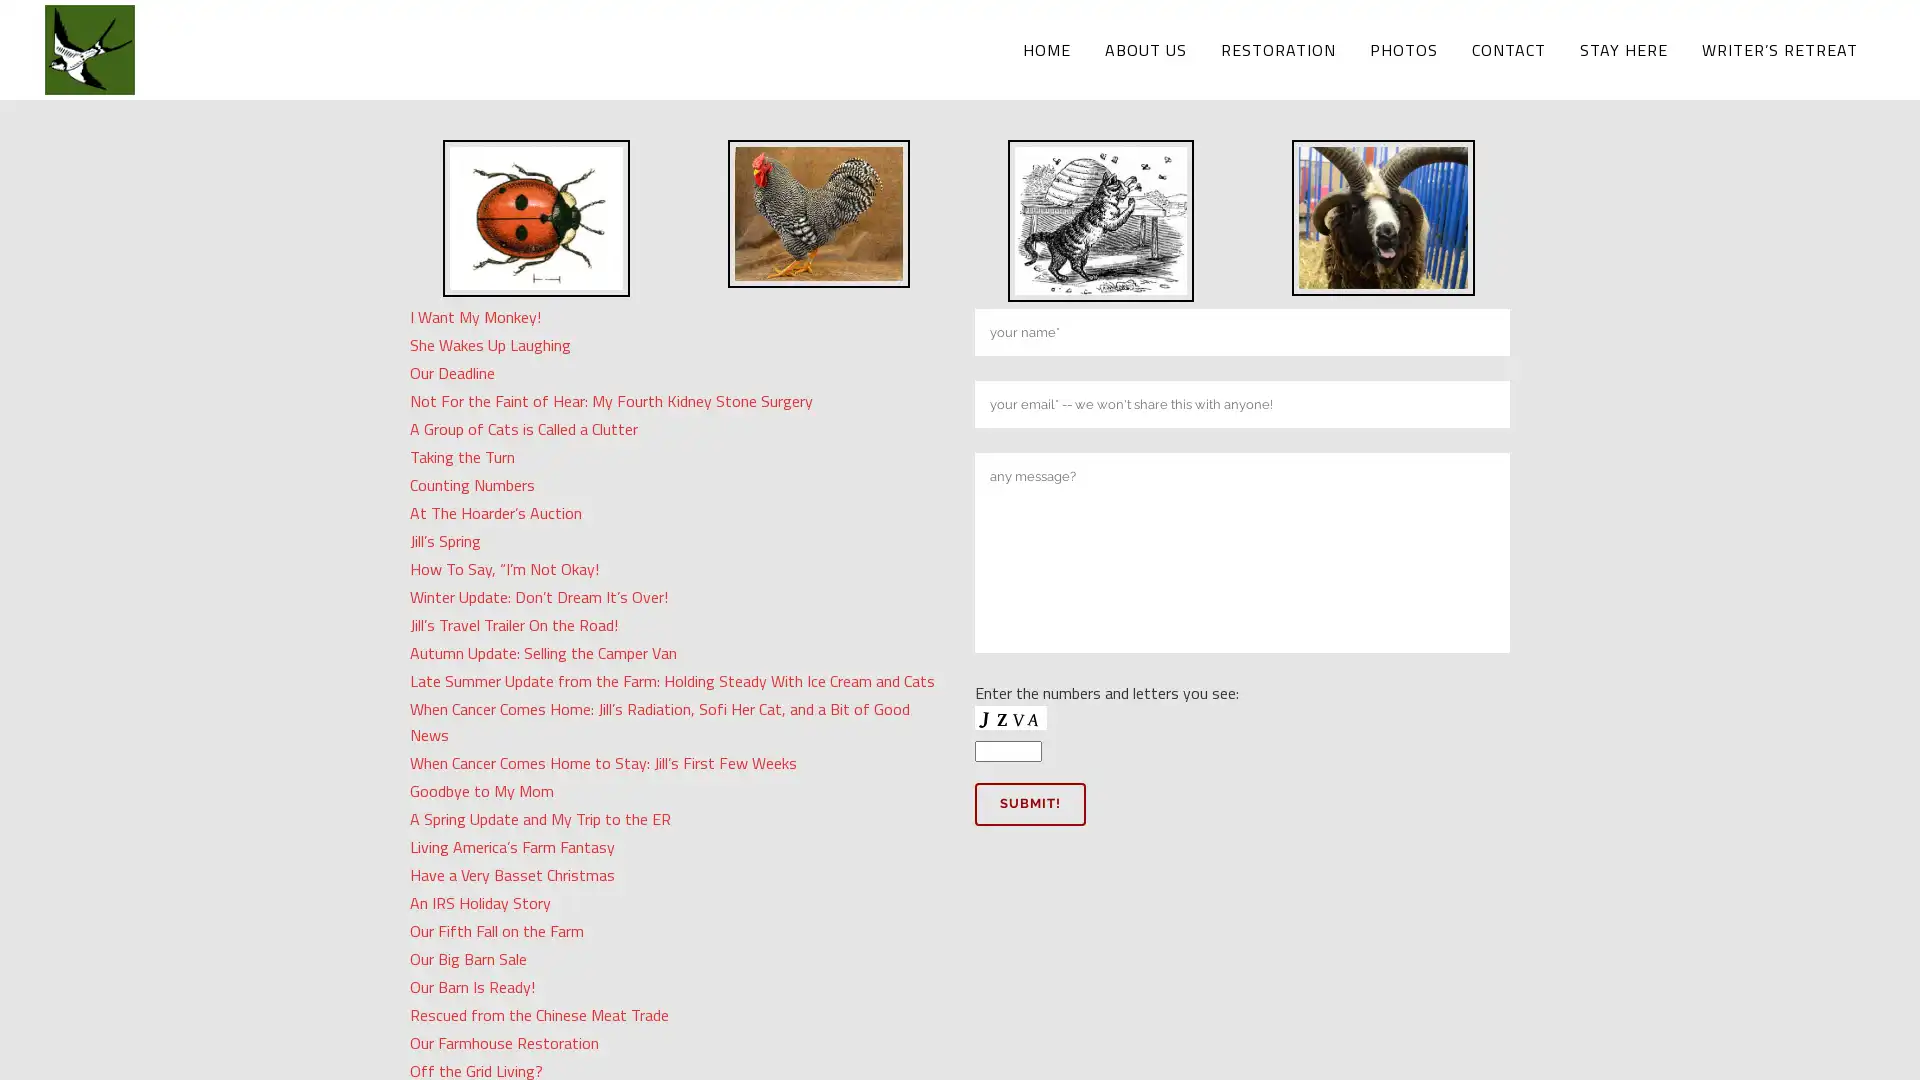 Image resolution: width=1920 pixels, height=1080 pixels. What do you see at coordinates (1030, 802) in the screenshot?
I see `Submit!` at bounding box center [1030, 802].